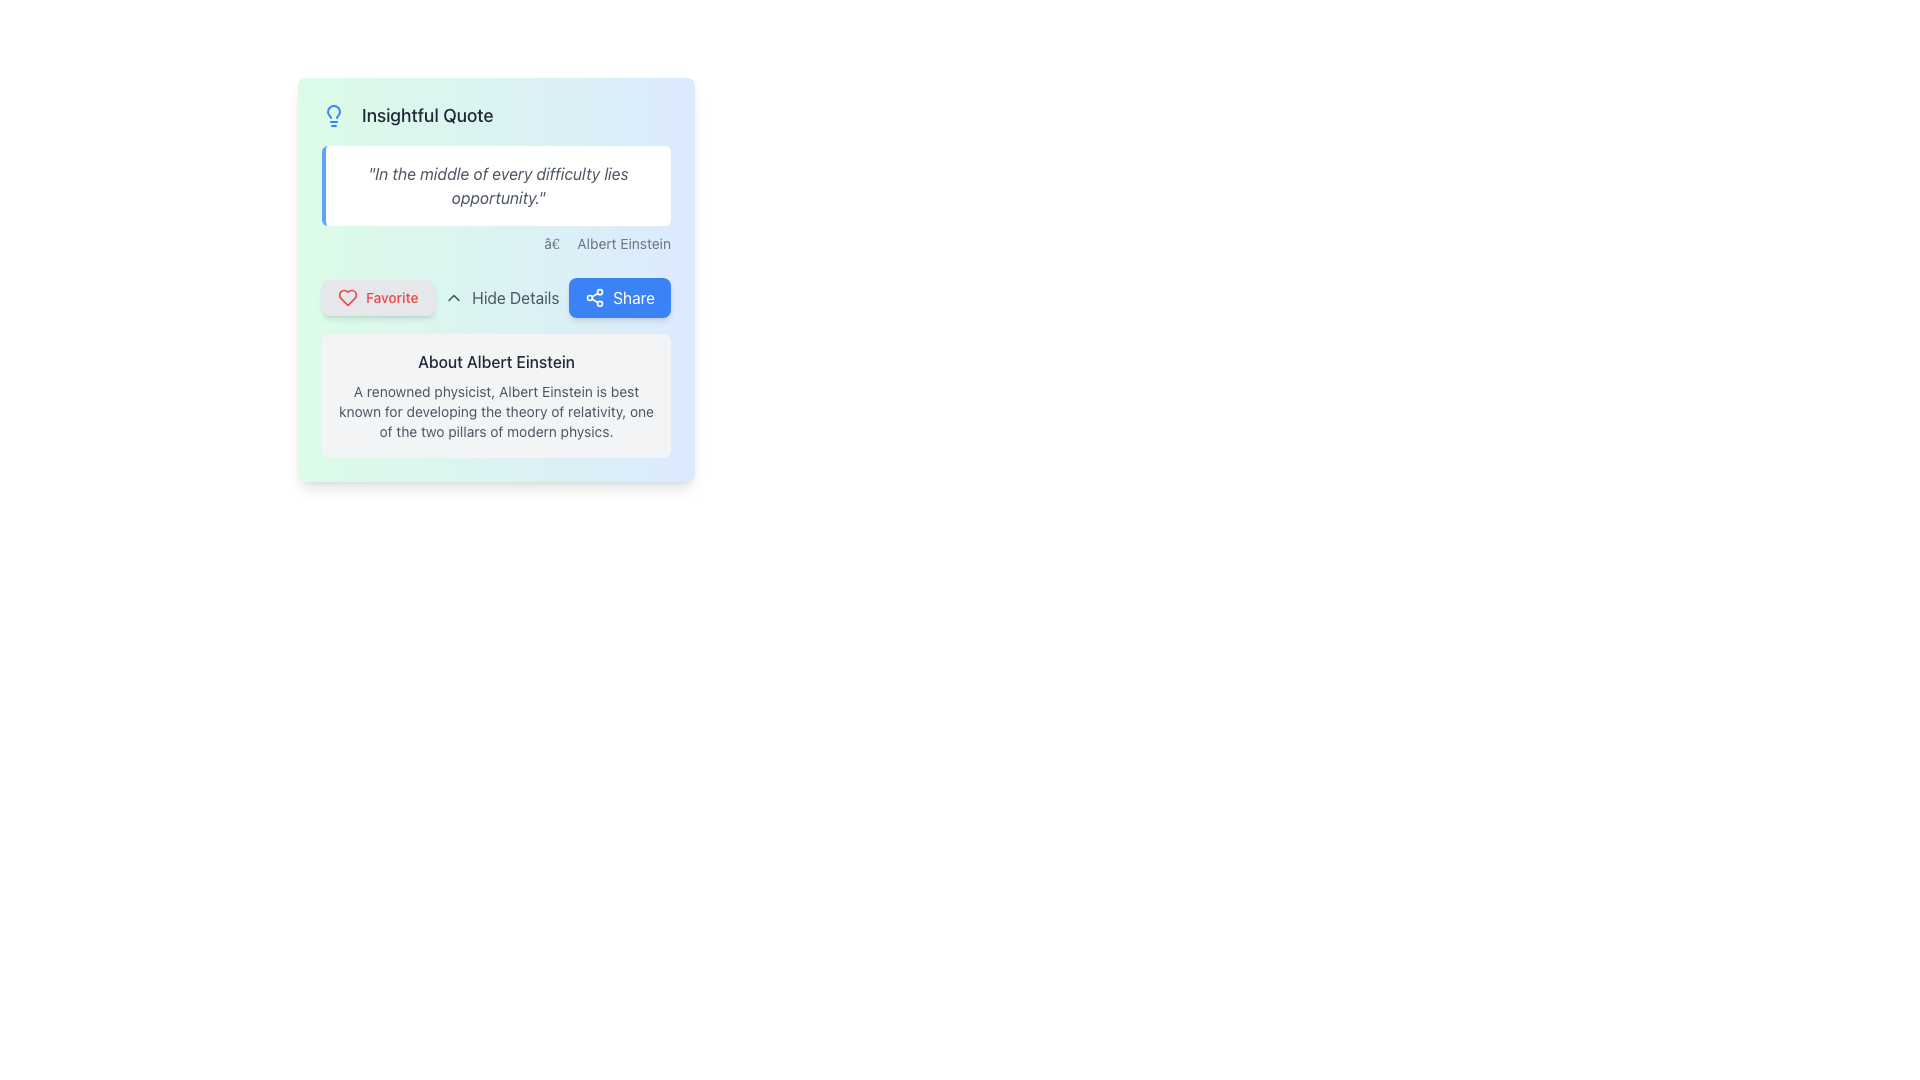 This screenshot has height=1080, width=1920. What do you see at coordinates (453, 297) in the screenshot?
I see `the Chevron Arrow icon located to the left of the 'Hide Details' text` at bounding box center [453, 297].